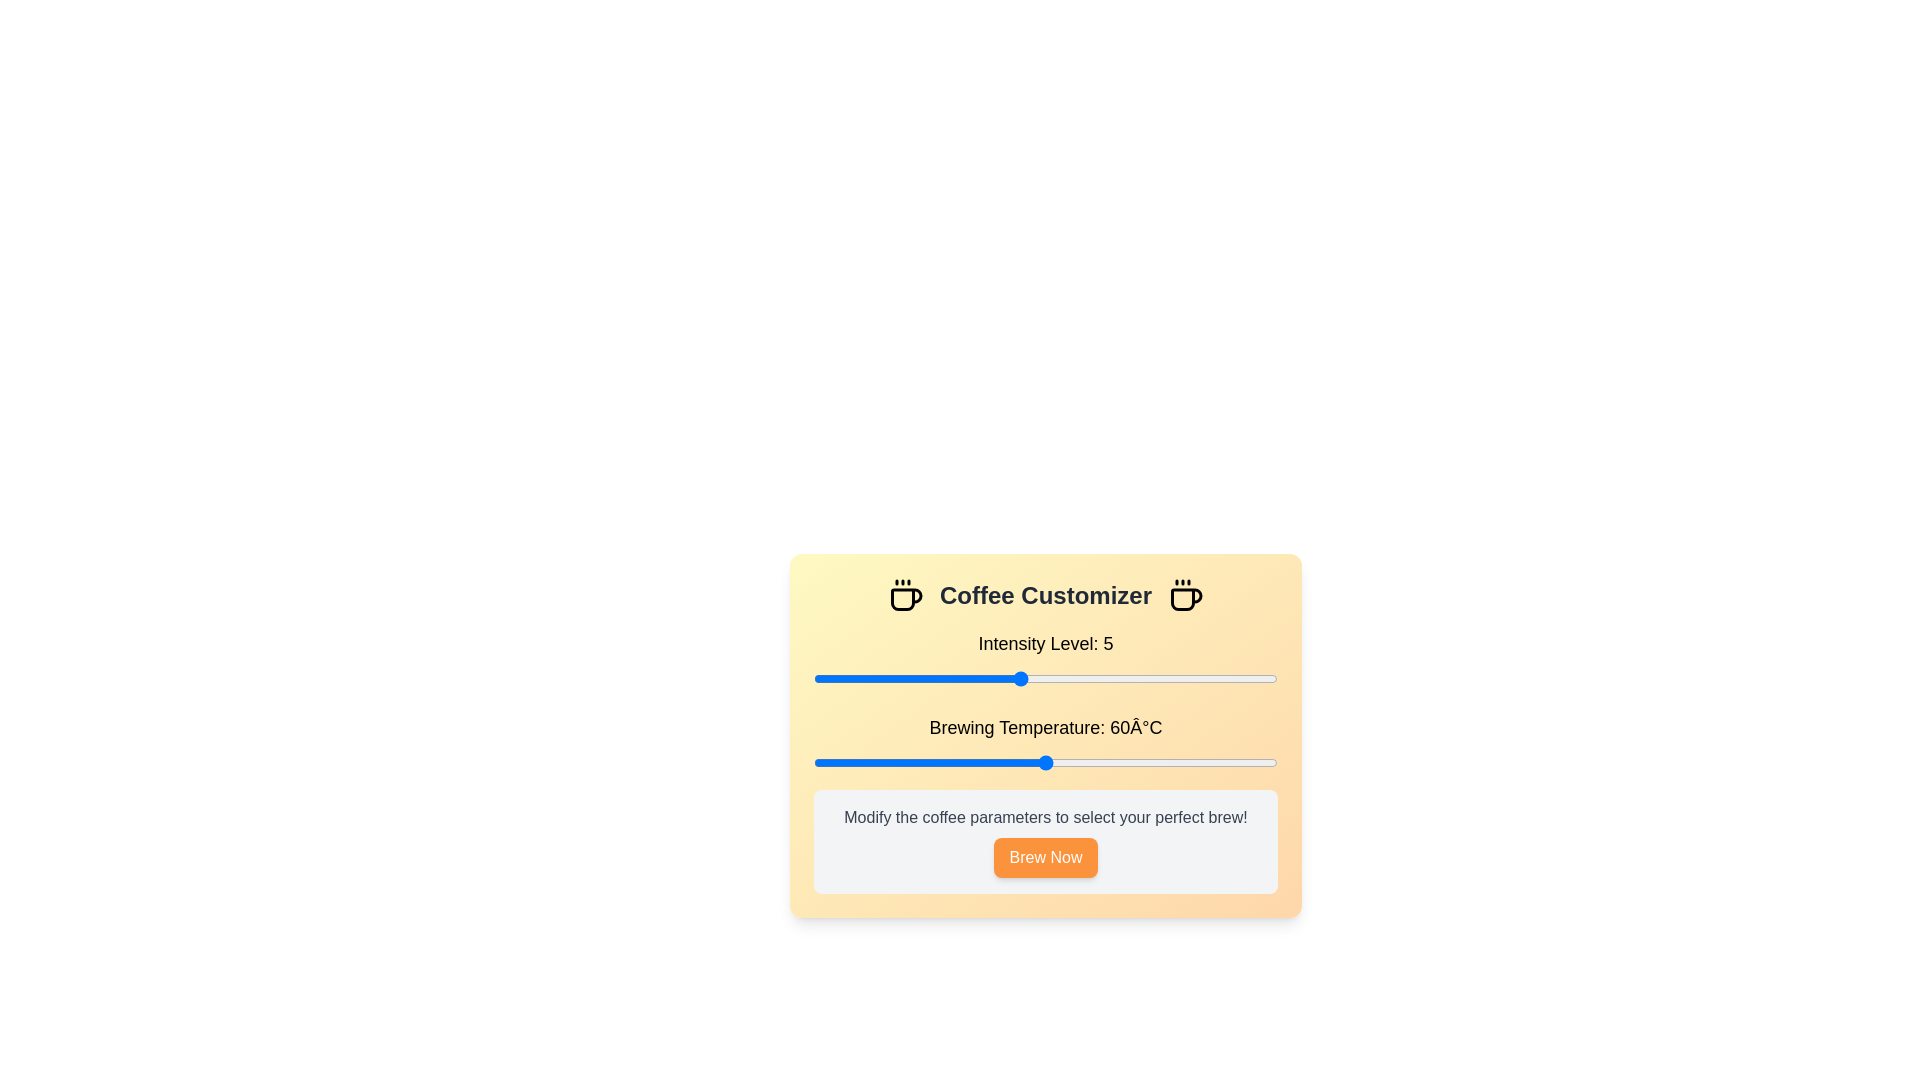 The height and width of the screenshot is (1080, 1920). What do you see at coordinates (814, 677) in the screenshot?
I see `the coffee intensity level to 1 by interacting with the slider` at bounding box center [814, 677].